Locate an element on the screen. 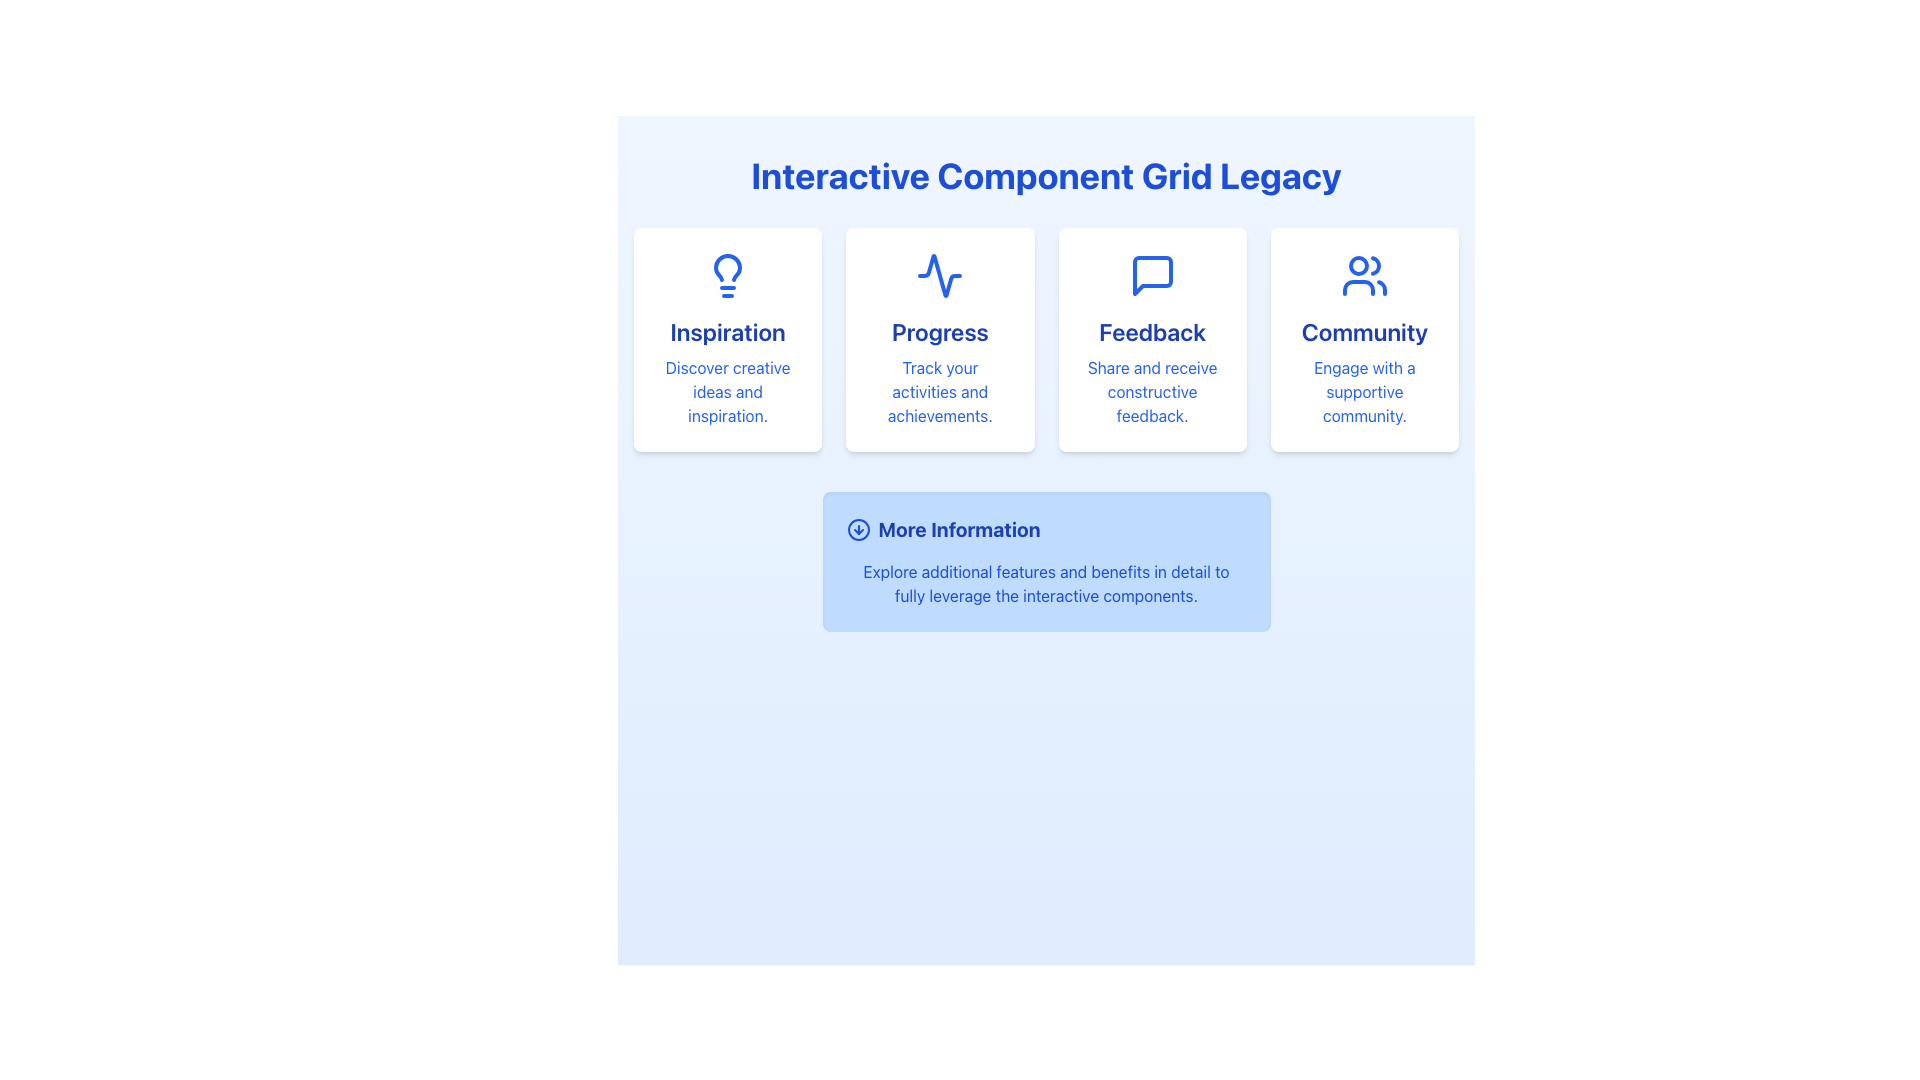 Image resolution: width=1920 pixels, height=1080 pixels. the 'Progress' card in the grid layout for navigation is located at coordinates (1045, 338).